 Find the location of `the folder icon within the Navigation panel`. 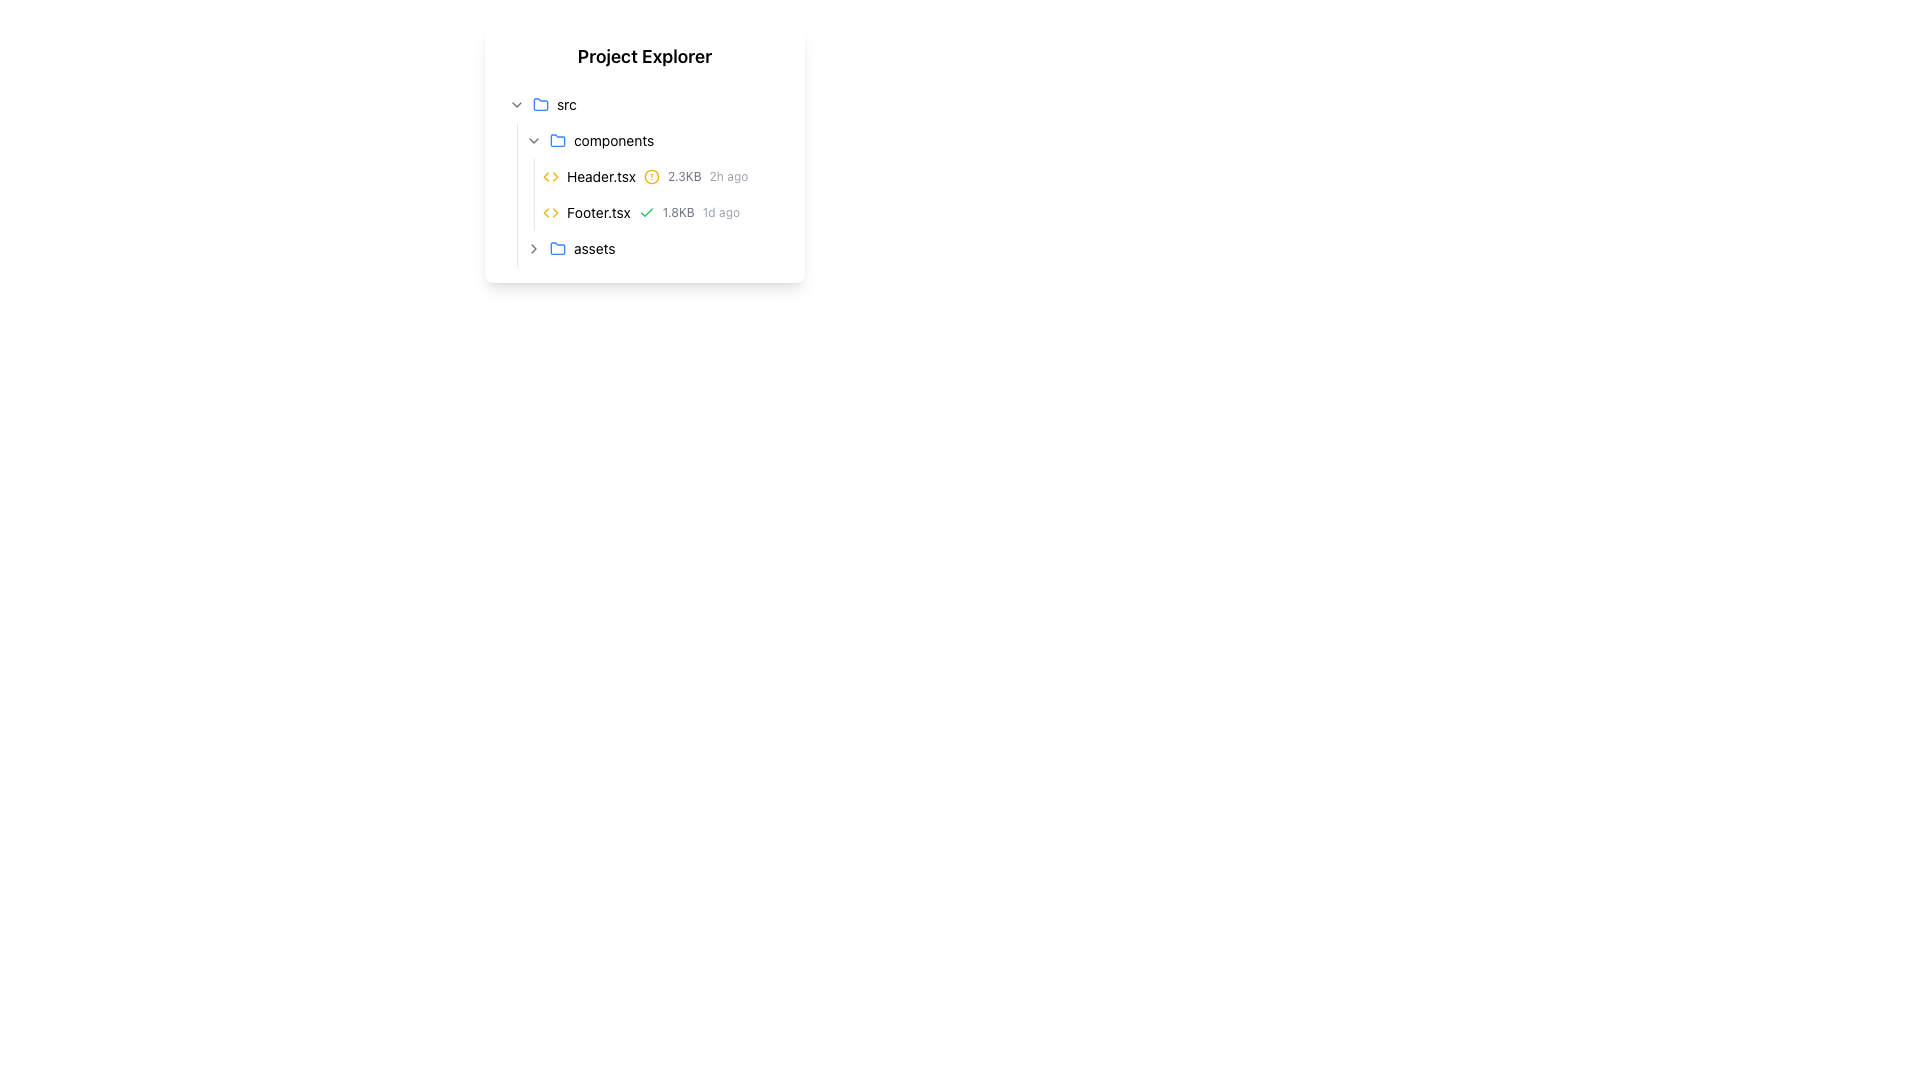

the folder icon within the Navigation panel is located at coordinates (644, 153).